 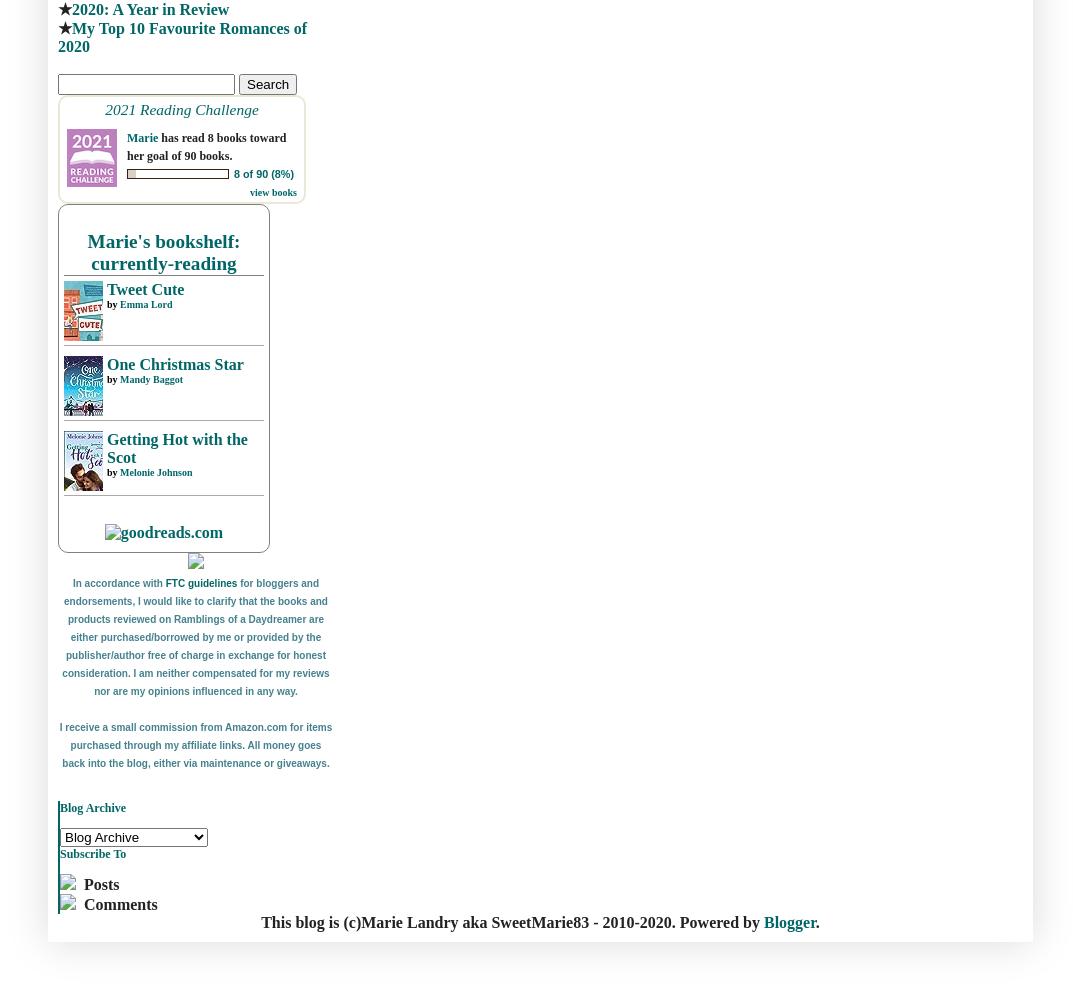 I want to click on 'My Top 10 Favourite Romances of 2020', so click(x=182, y=36).